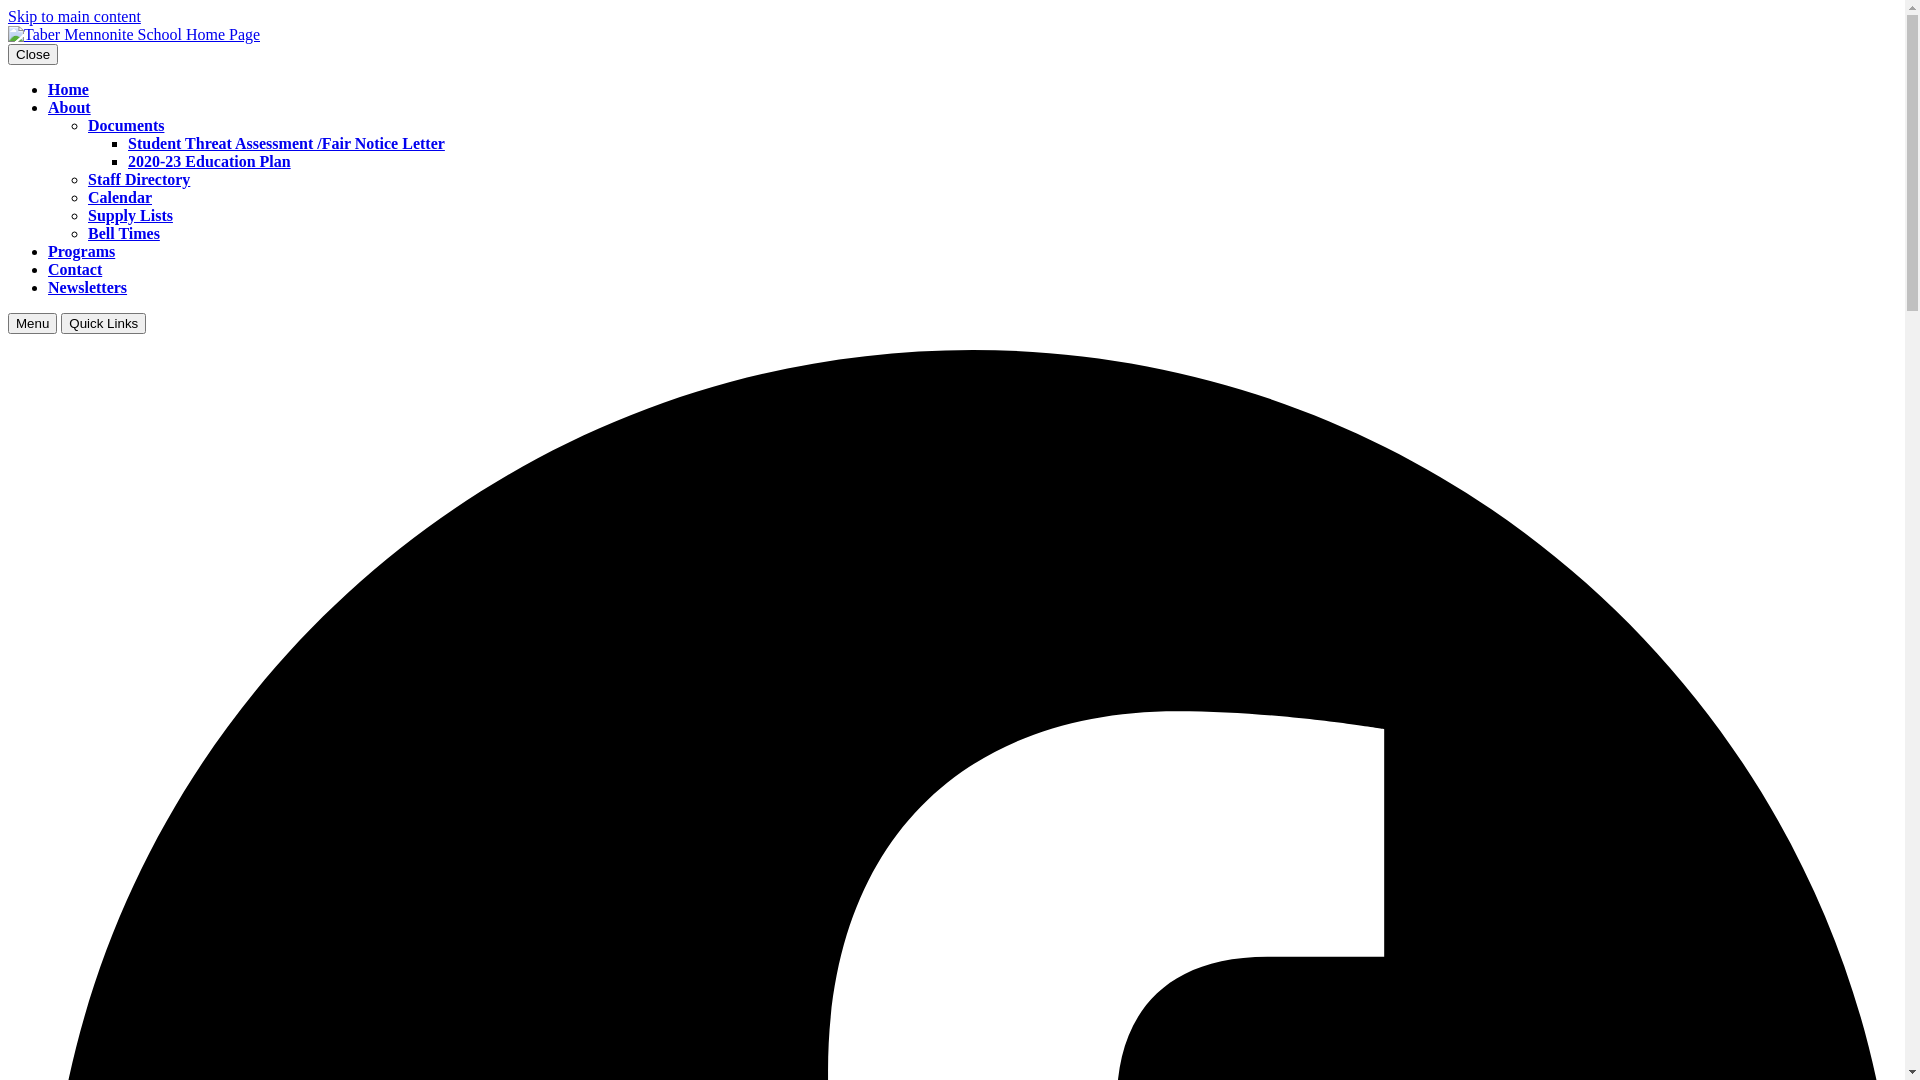 The height and width of the screenshot is (1080, 1920). I want to click on 'Bell Times', so click(123, 232).